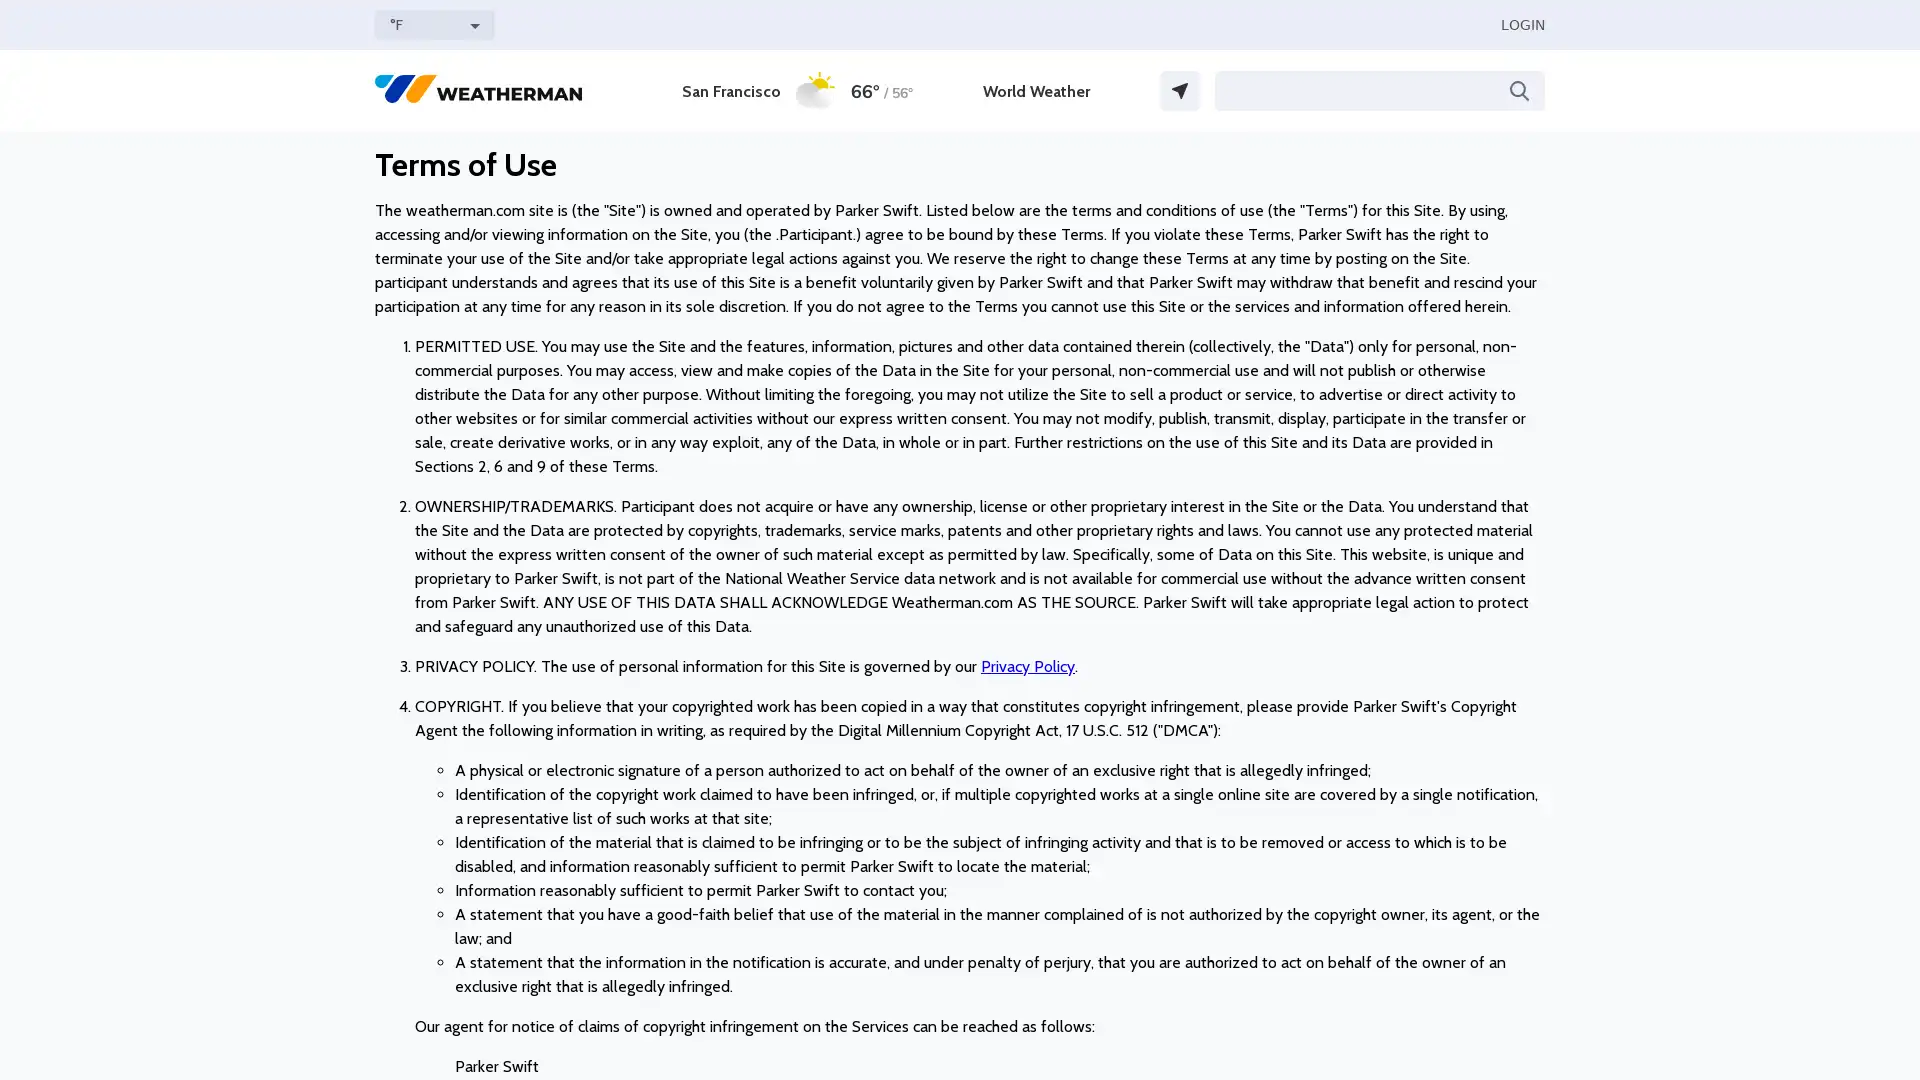  Describe the element at coordinates (1521, 24) in the screenshot. I see `LOGIN` at that location.